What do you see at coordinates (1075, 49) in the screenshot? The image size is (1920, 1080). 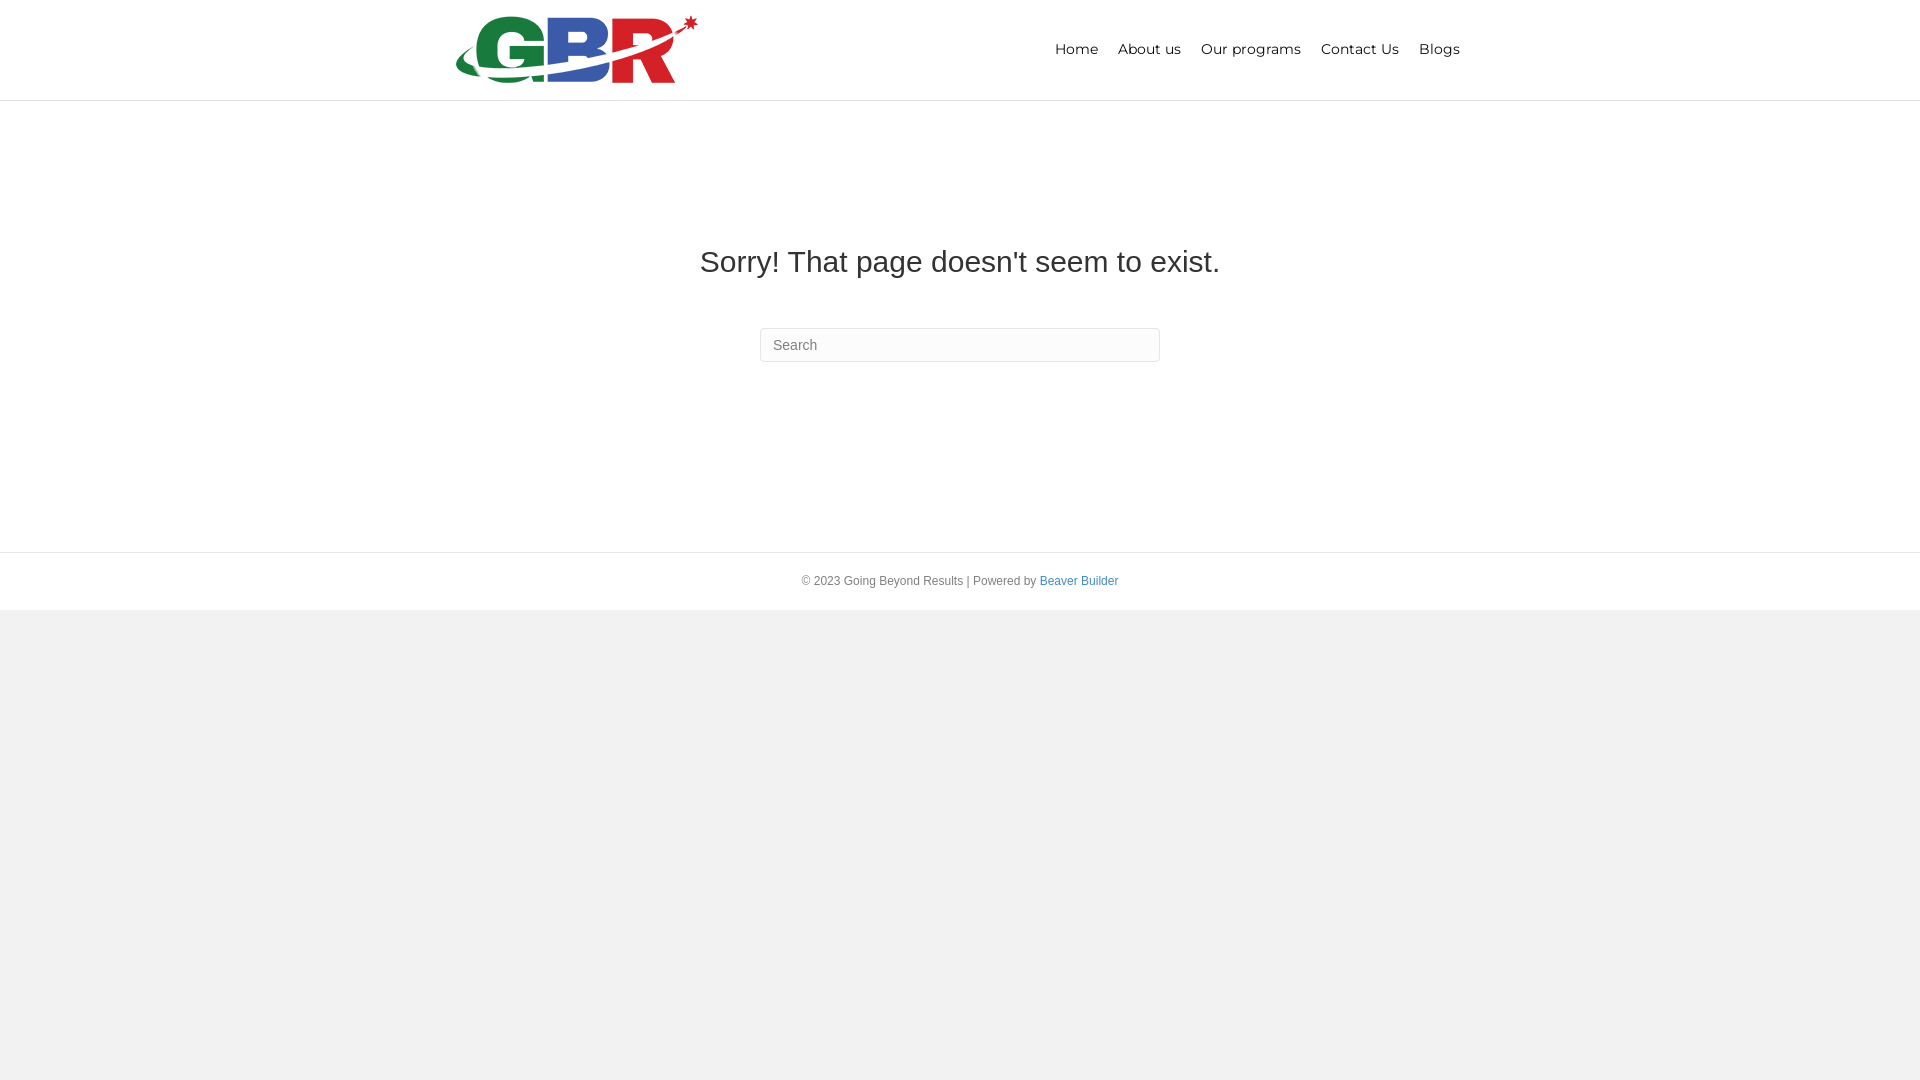 I see `'Home'` at bounding box center [1075, 49].